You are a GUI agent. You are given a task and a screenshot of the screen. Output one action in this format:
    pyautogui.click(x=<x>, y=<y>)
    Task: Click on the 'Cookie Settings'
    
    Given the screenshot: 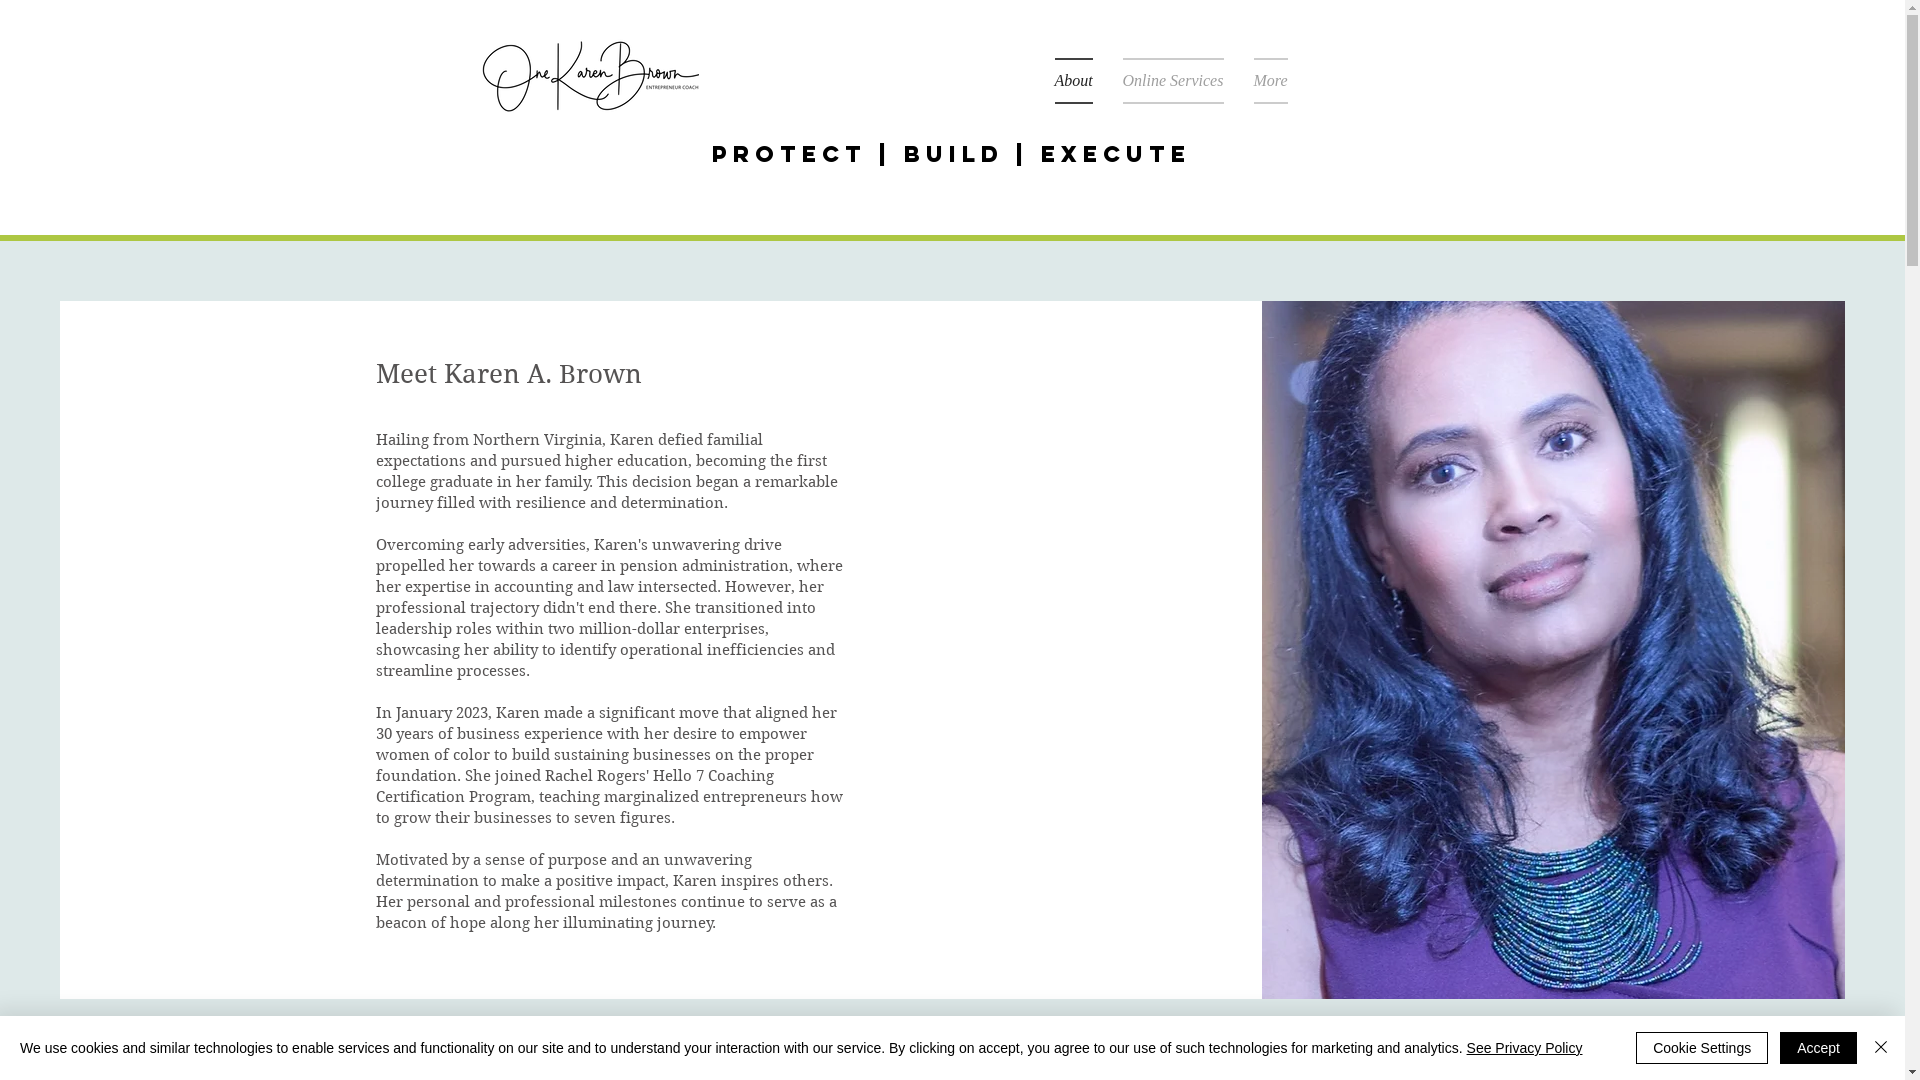 What is the action you would take?
    pyautogui.click(x=1701, y=1047)
    